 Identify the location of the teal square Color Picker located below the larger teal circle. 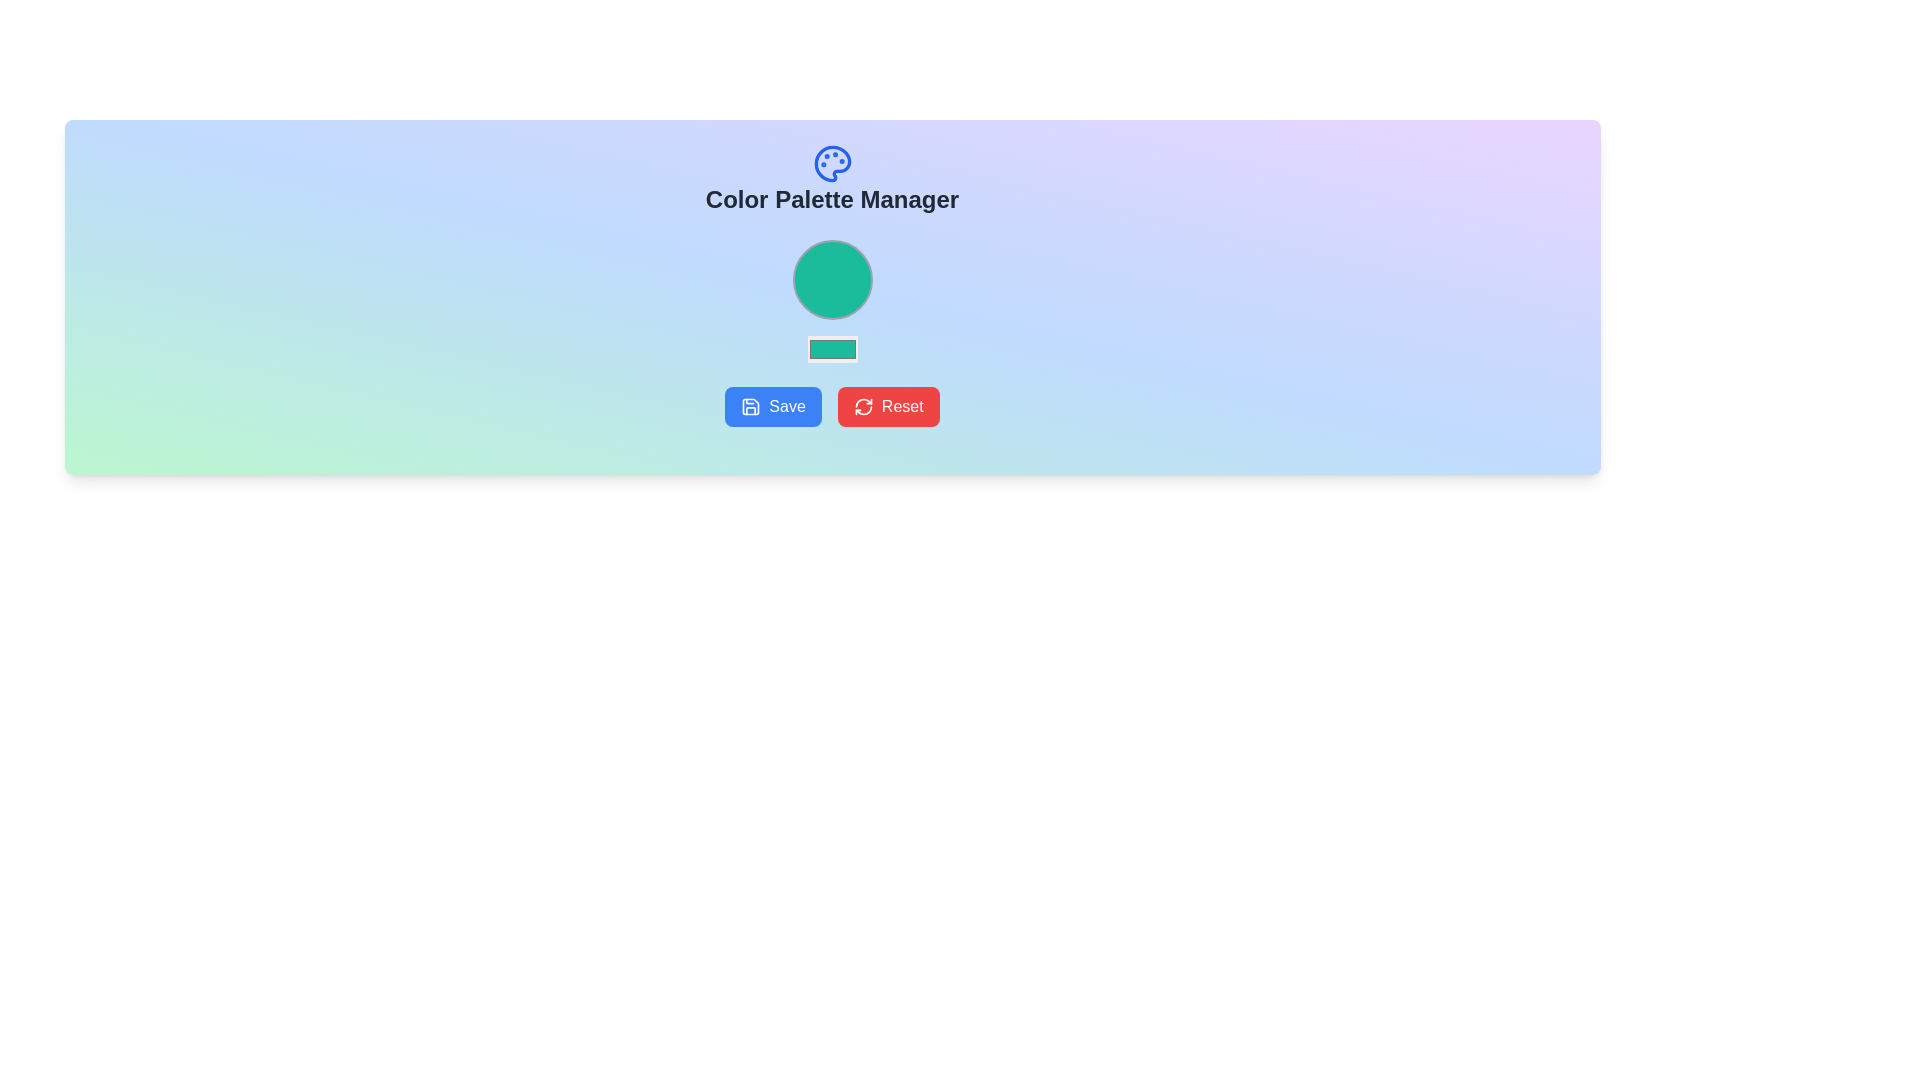
(832, 348).